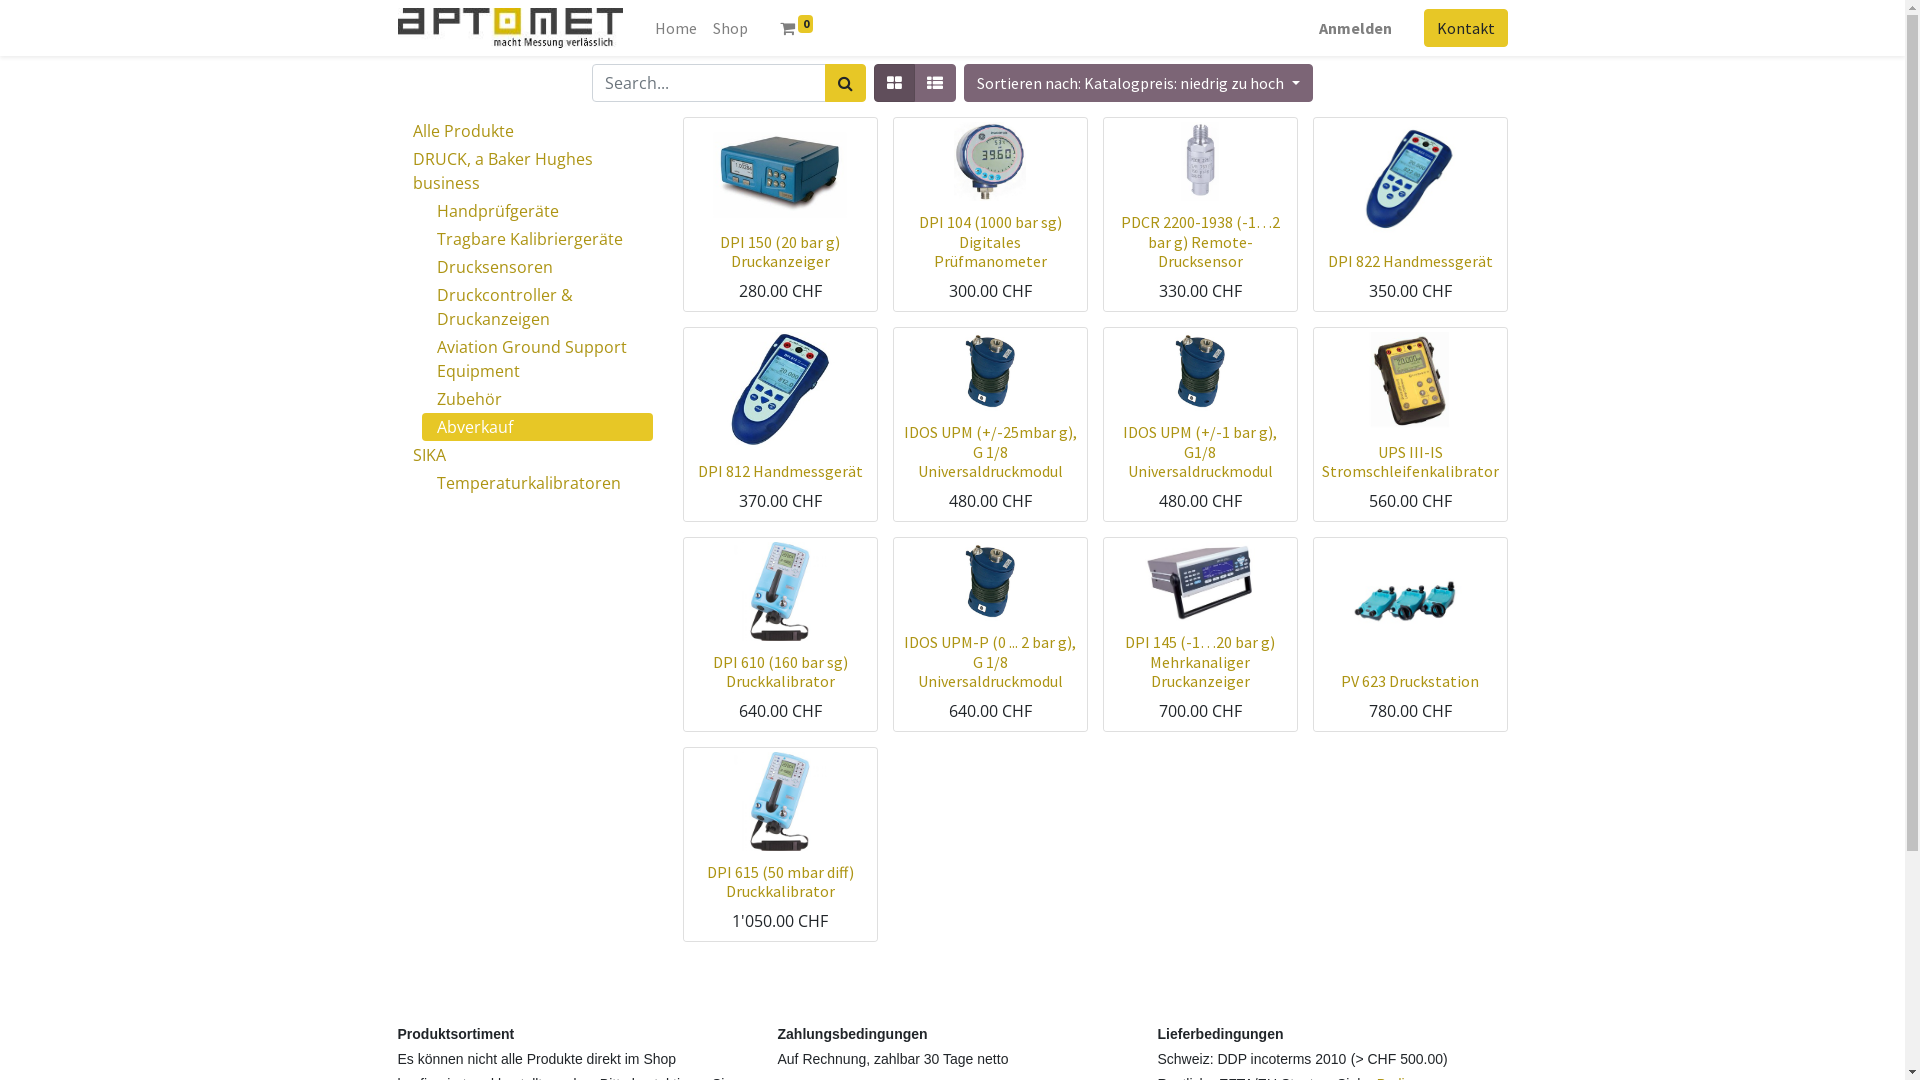 This screenshot has width=1920, height=1080. Describe the element at coordinates (1409, 461) in the screenshot. I see `'UPS III-IS Stromschleifenkalibrator'` at that location.